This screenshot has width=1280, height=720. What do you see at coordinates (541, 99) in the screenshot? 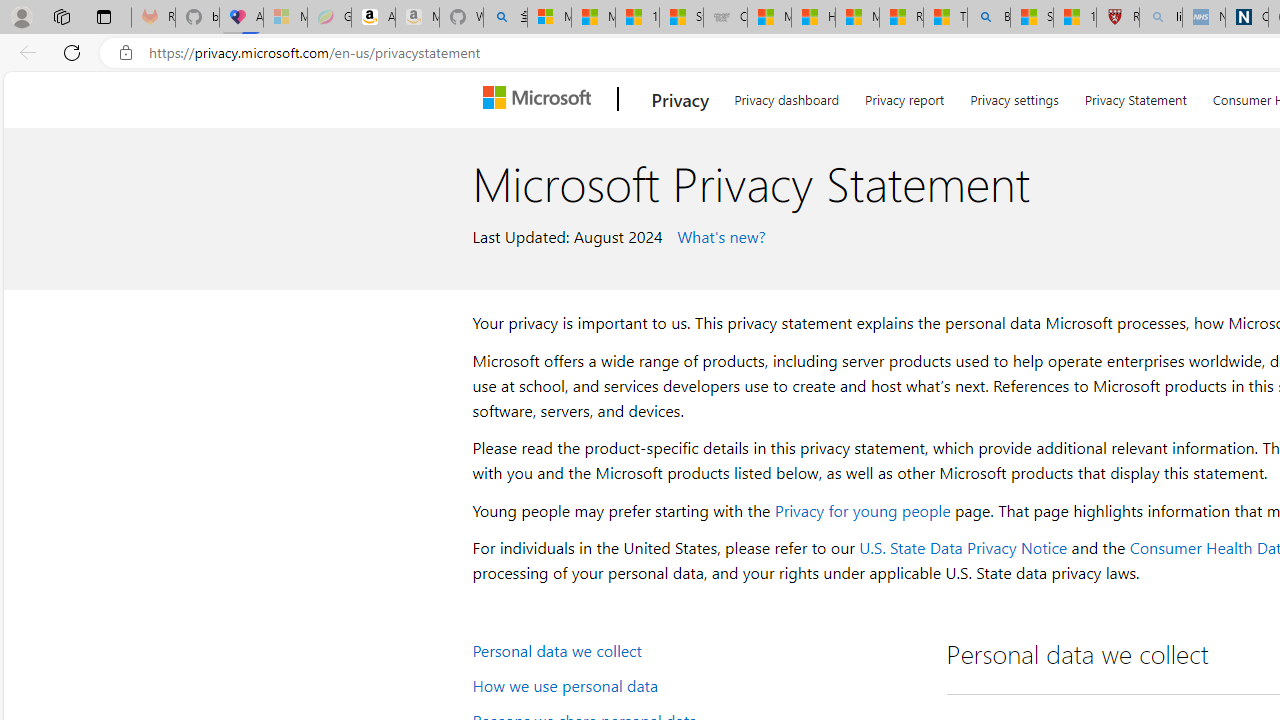
I see `'Microsoft'` at bounding box center [541, 99].